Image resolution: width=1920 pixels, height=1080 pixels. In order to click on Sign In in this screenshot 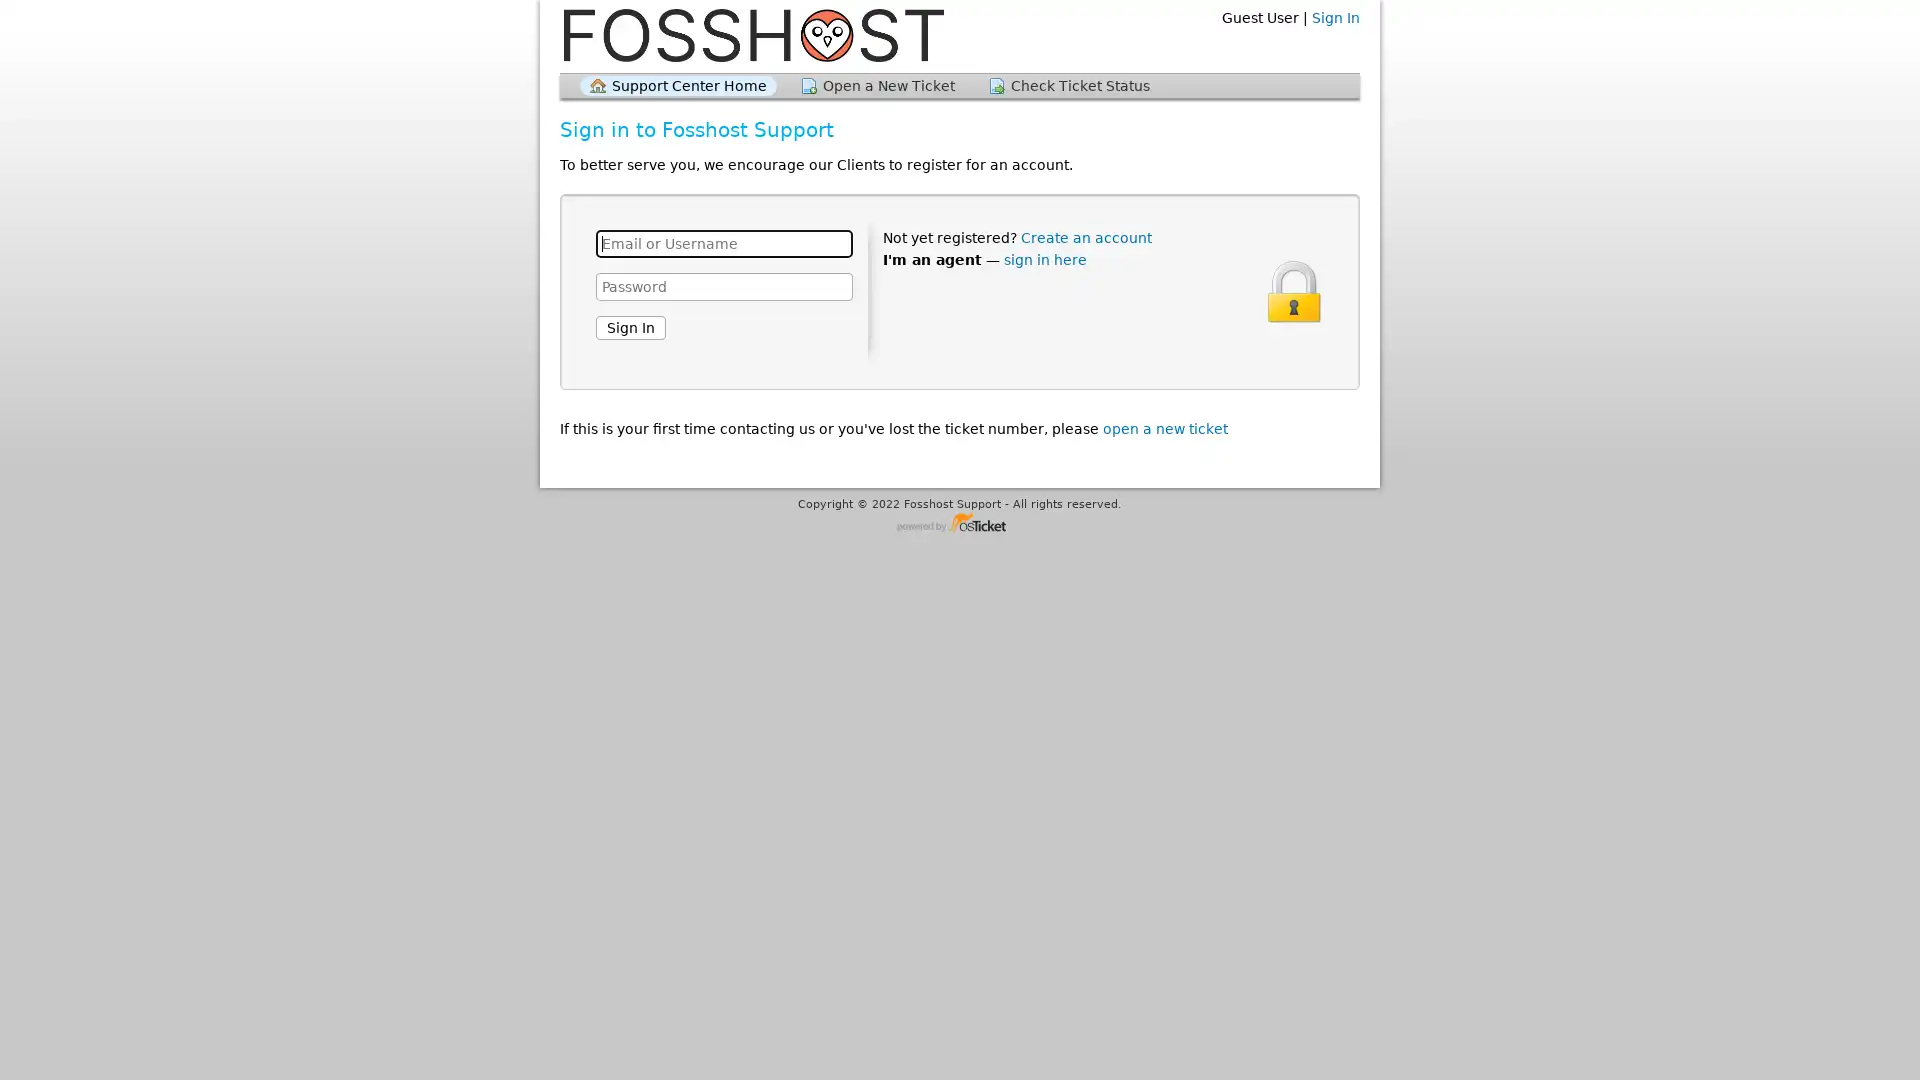, I will do `click(629, 326)`.